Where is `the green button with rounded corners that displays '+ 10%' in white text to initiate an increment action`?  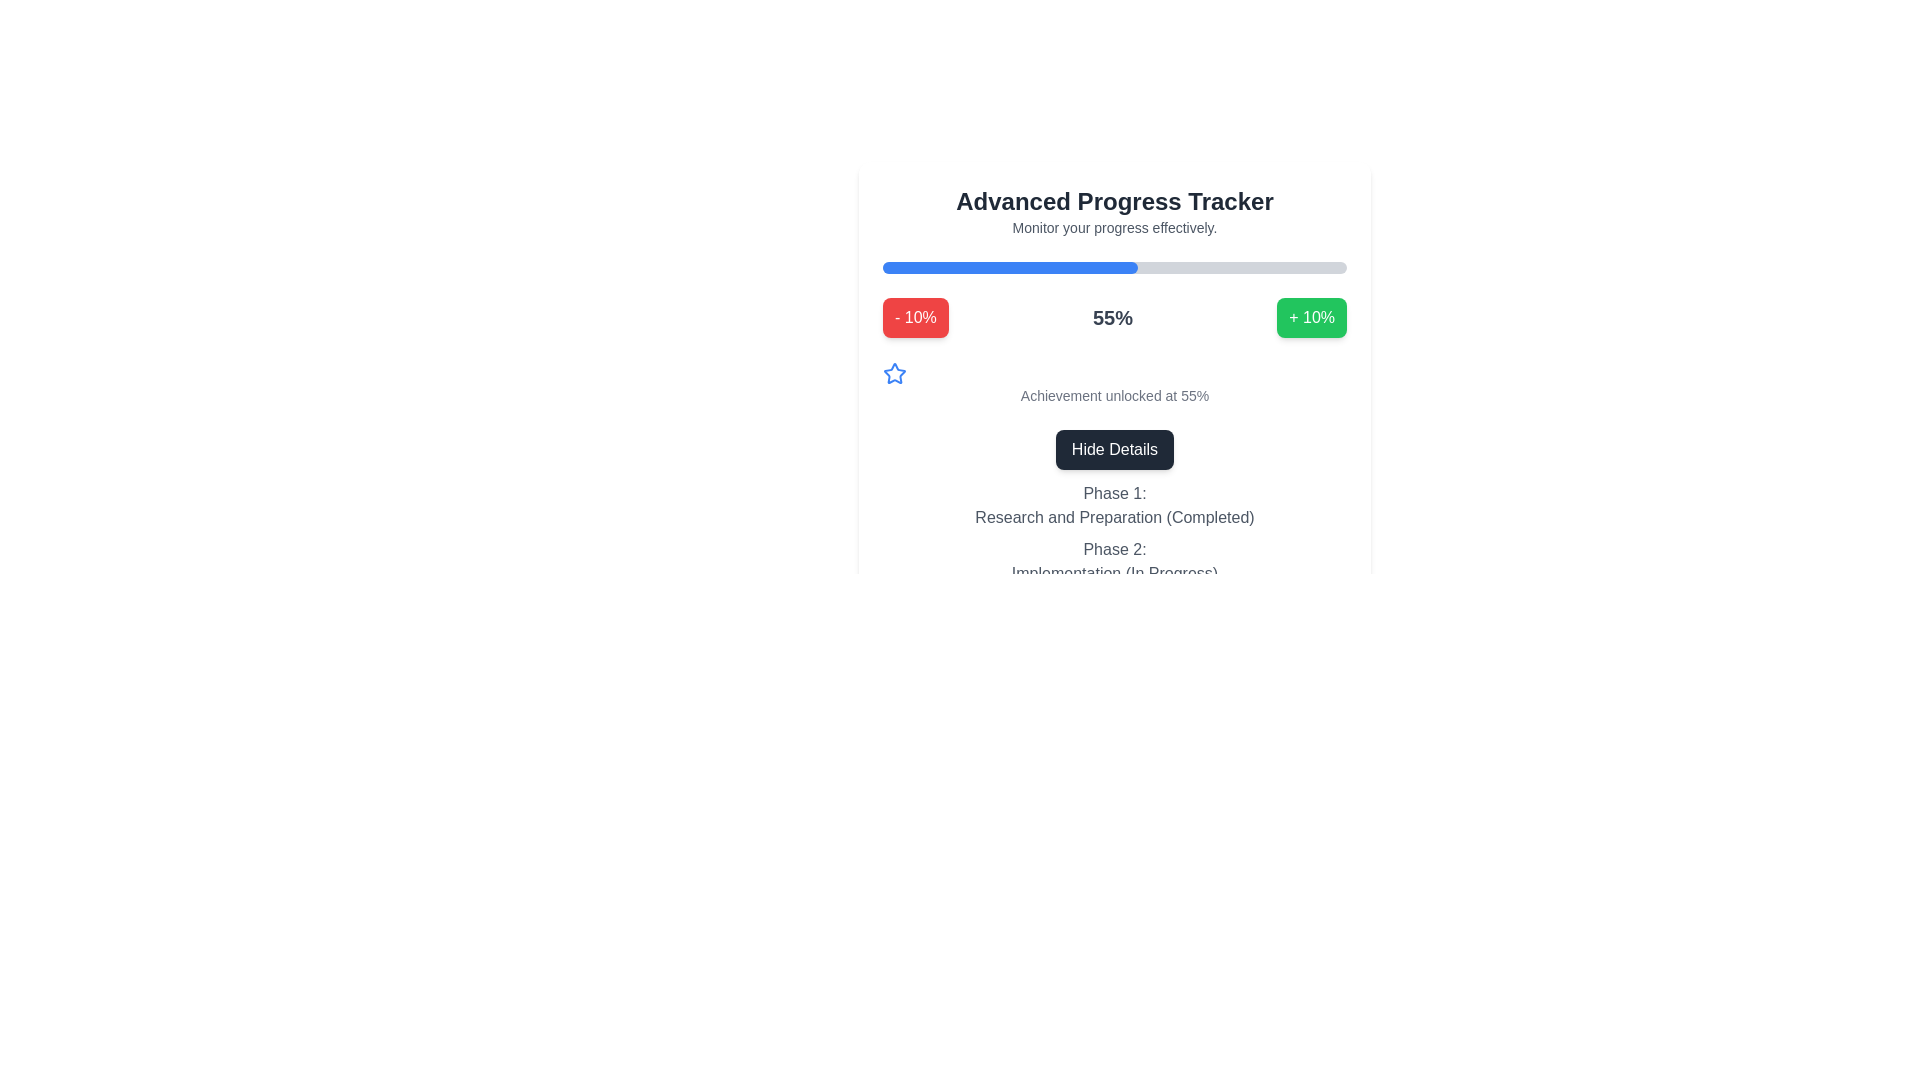
the green button with rounded corners that displays '+ 10%' in white text to initiate an increment action is located at coordinates (1312, 316).